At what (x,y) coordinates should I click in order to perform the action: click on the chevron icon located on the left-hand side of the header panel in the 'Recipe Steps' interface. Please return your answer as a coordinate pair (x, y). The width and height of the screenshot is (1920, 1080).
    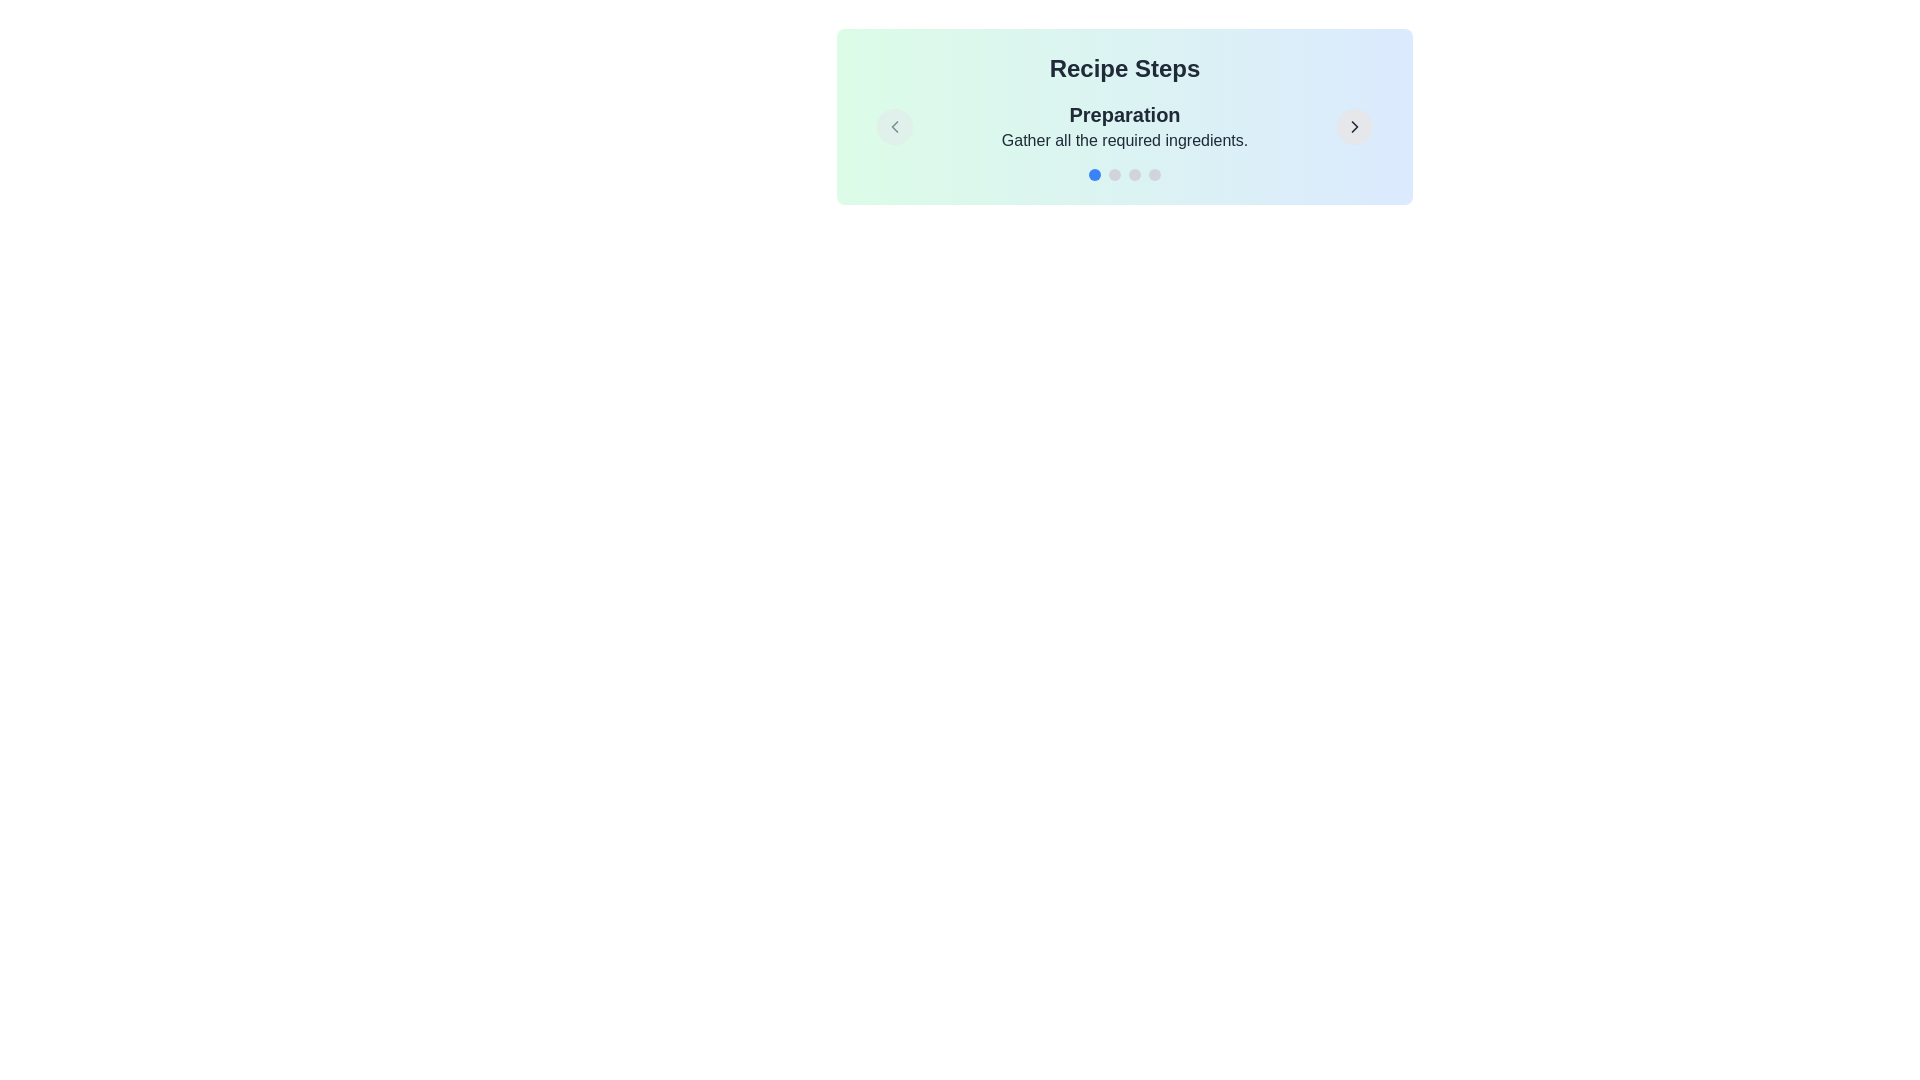
    Looking at the image, I should click on (893, 127).